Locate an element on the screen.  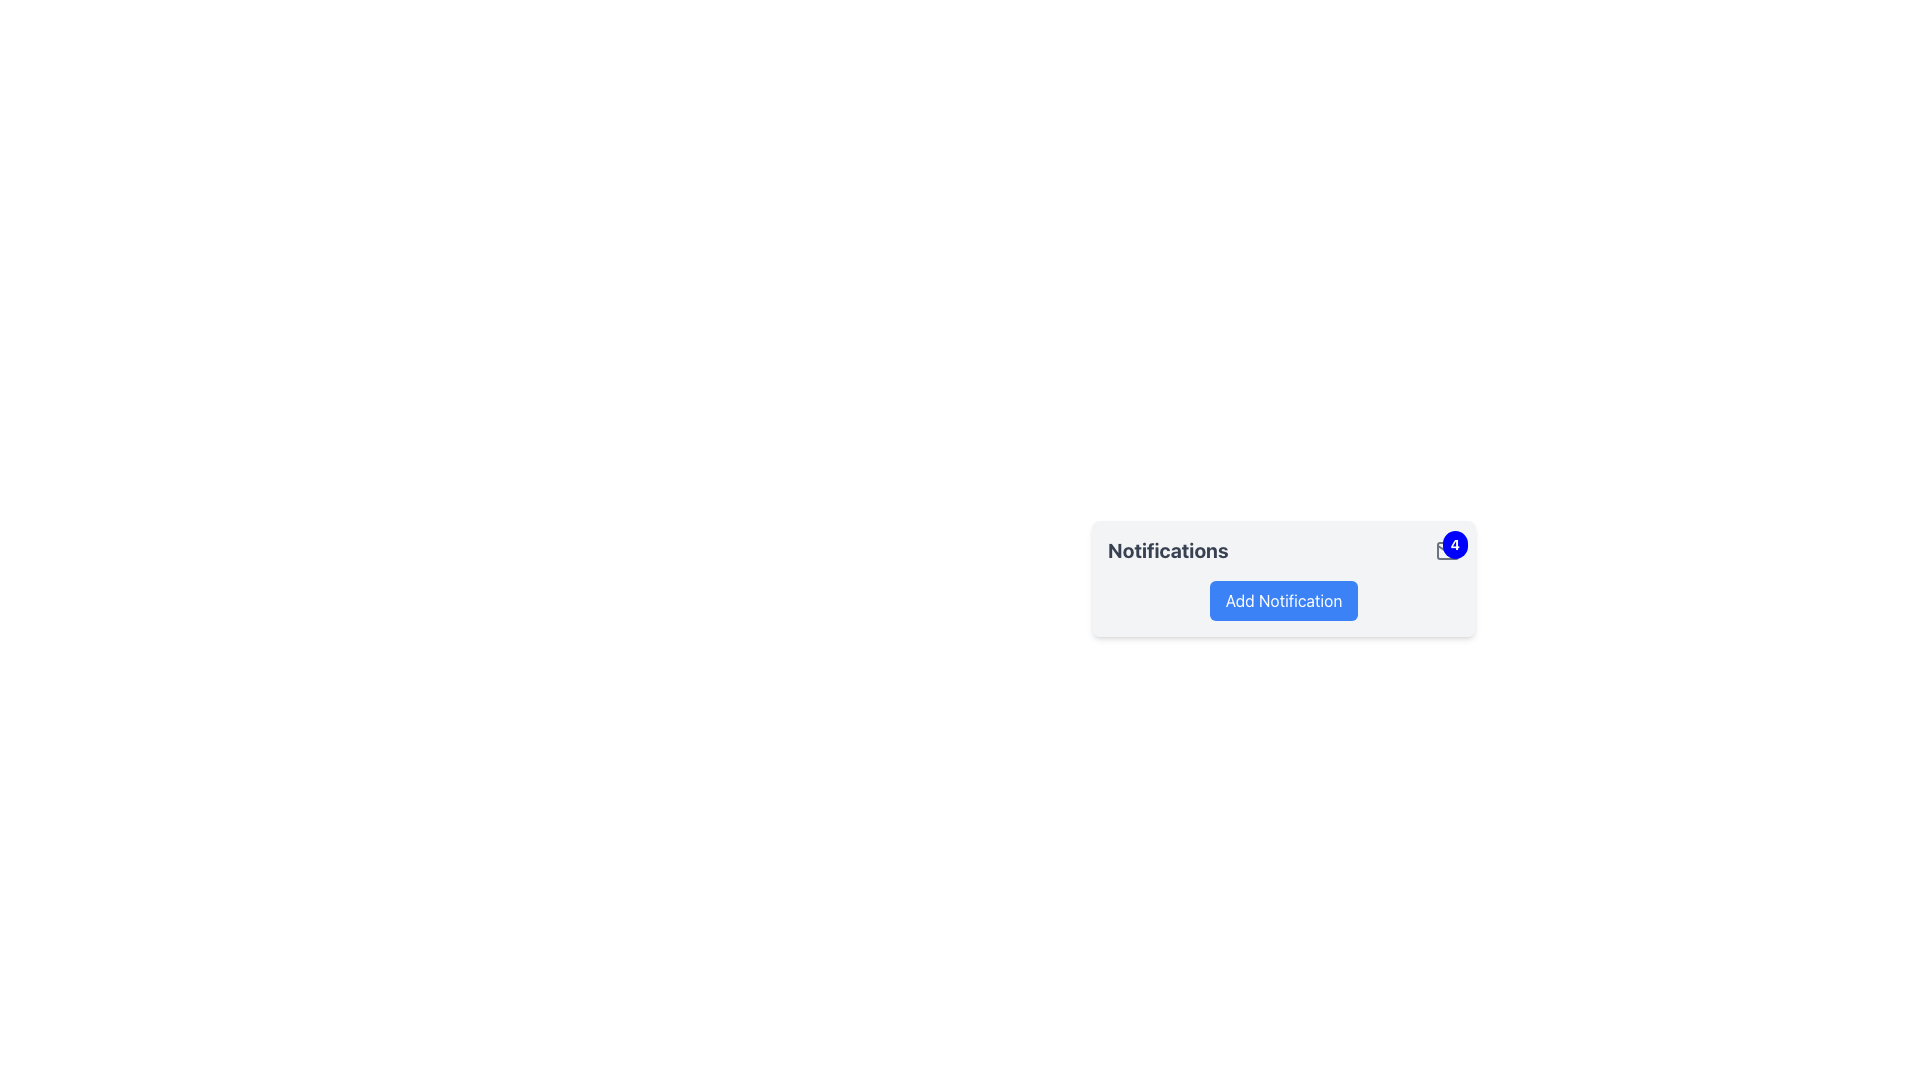
the 'Add Notification' button located below the 'Notifications' title is located at coordinates (1283, 600).